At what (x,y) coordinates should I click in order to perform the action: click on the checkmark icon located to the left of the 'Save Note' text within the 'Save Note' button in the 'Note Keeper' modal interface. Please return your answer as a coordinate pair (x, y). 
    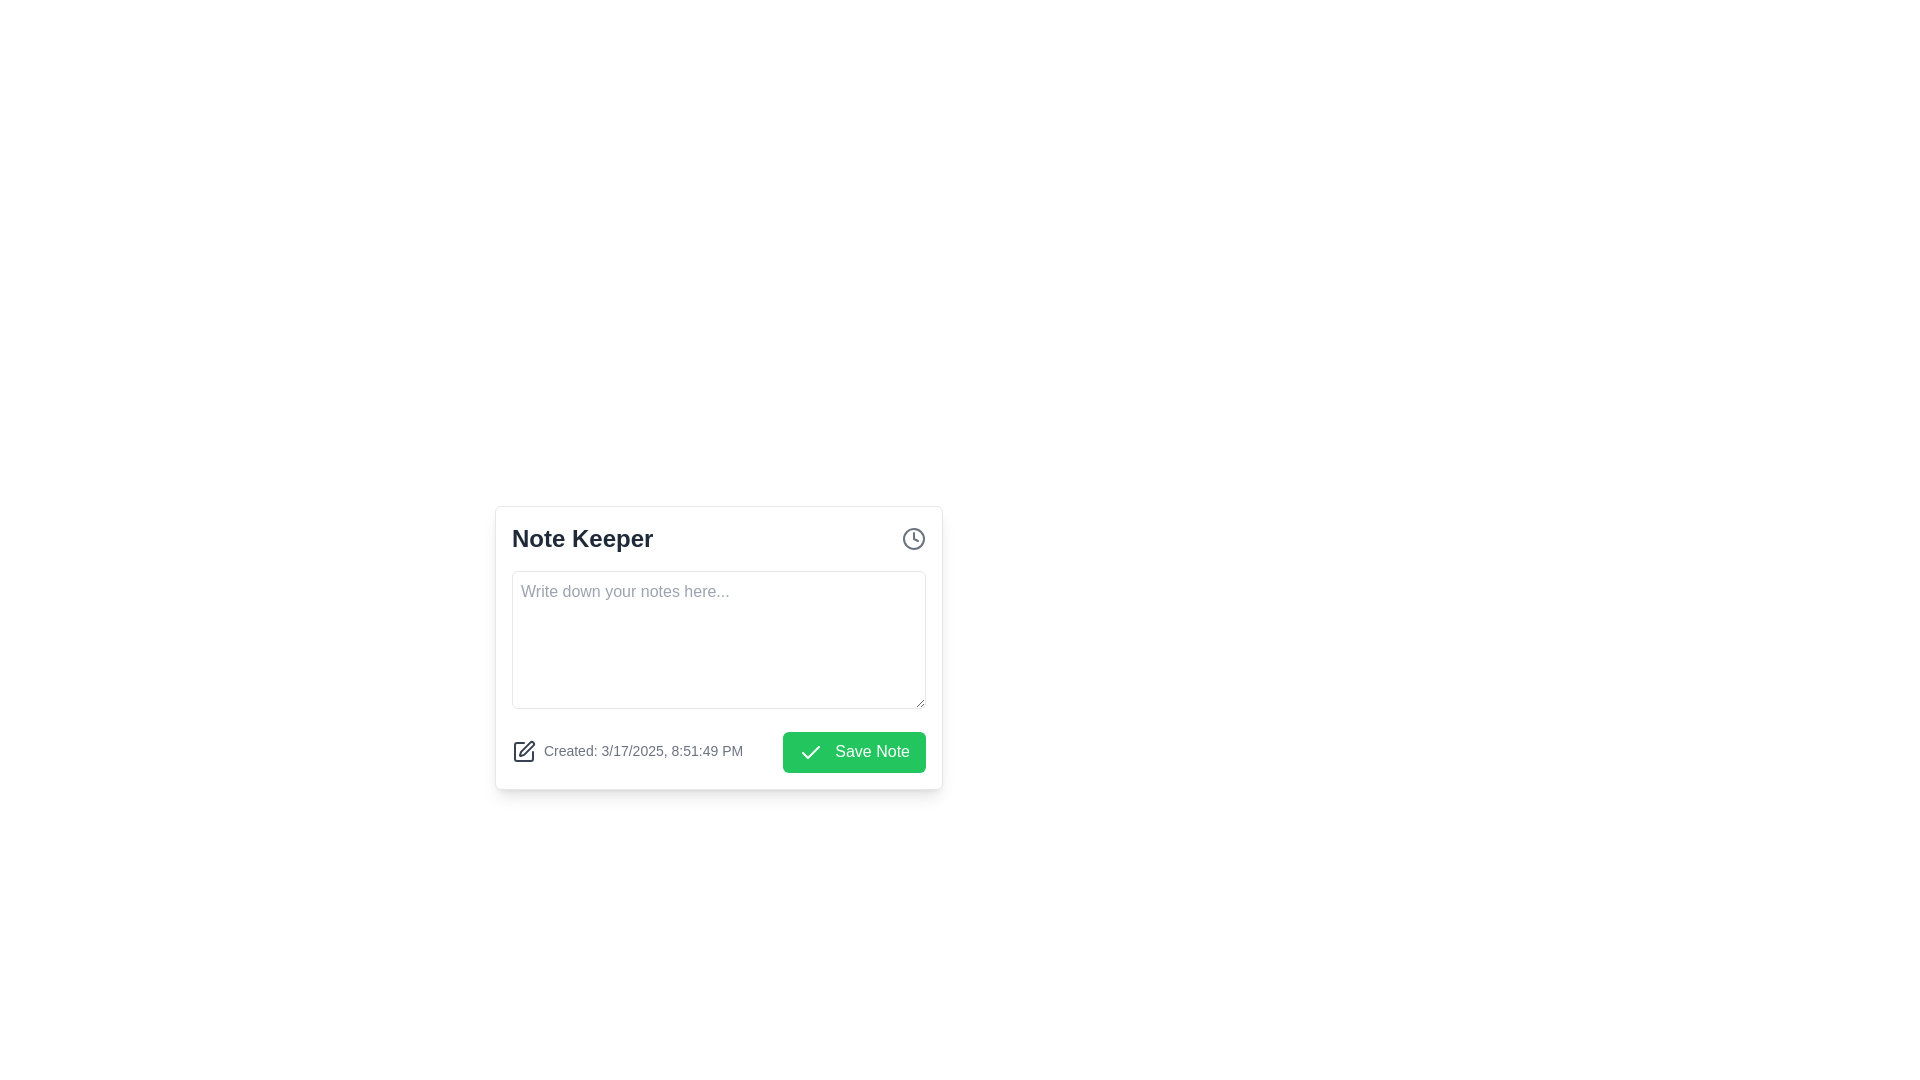
    Looking at the image, I should click on (810, 752).